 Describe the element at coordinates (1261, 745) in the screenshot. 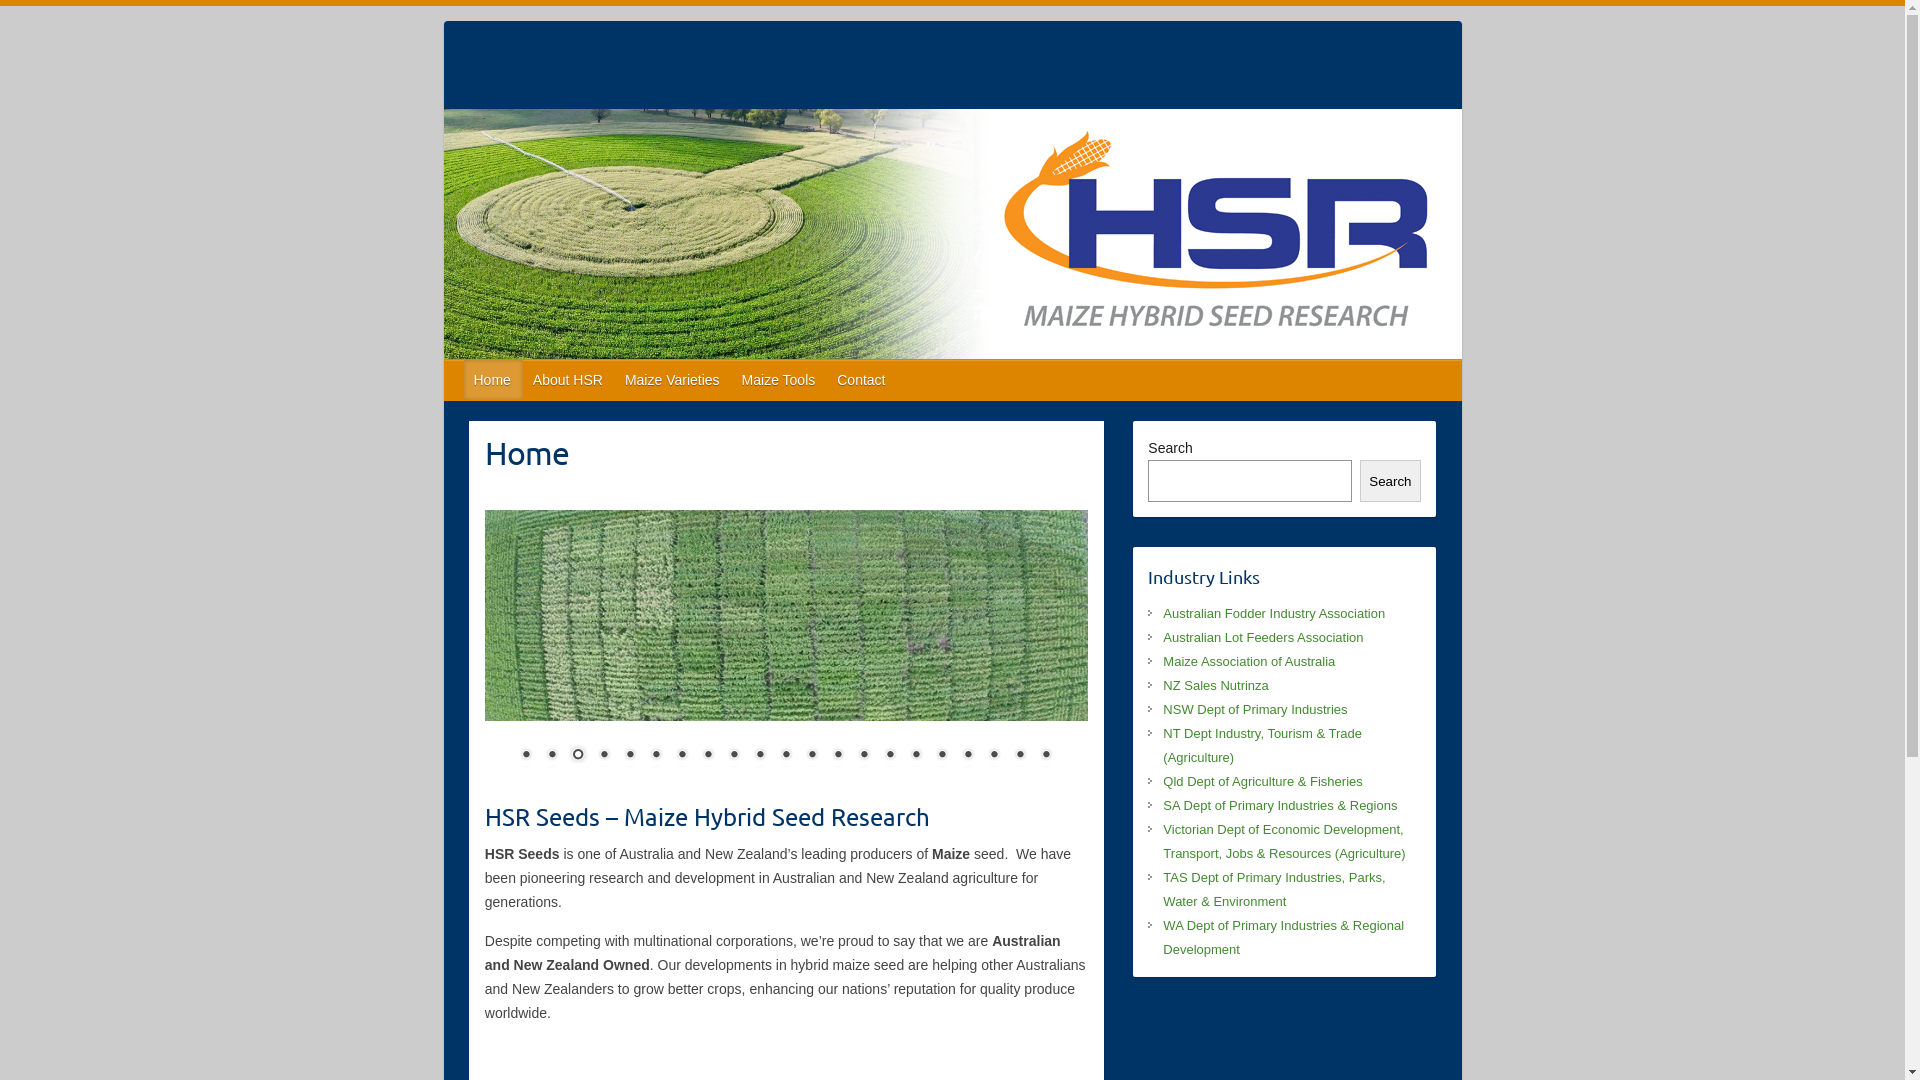

I see `'NT Dept Industry, Tourism & Trade (Agriculture)'` at that location.